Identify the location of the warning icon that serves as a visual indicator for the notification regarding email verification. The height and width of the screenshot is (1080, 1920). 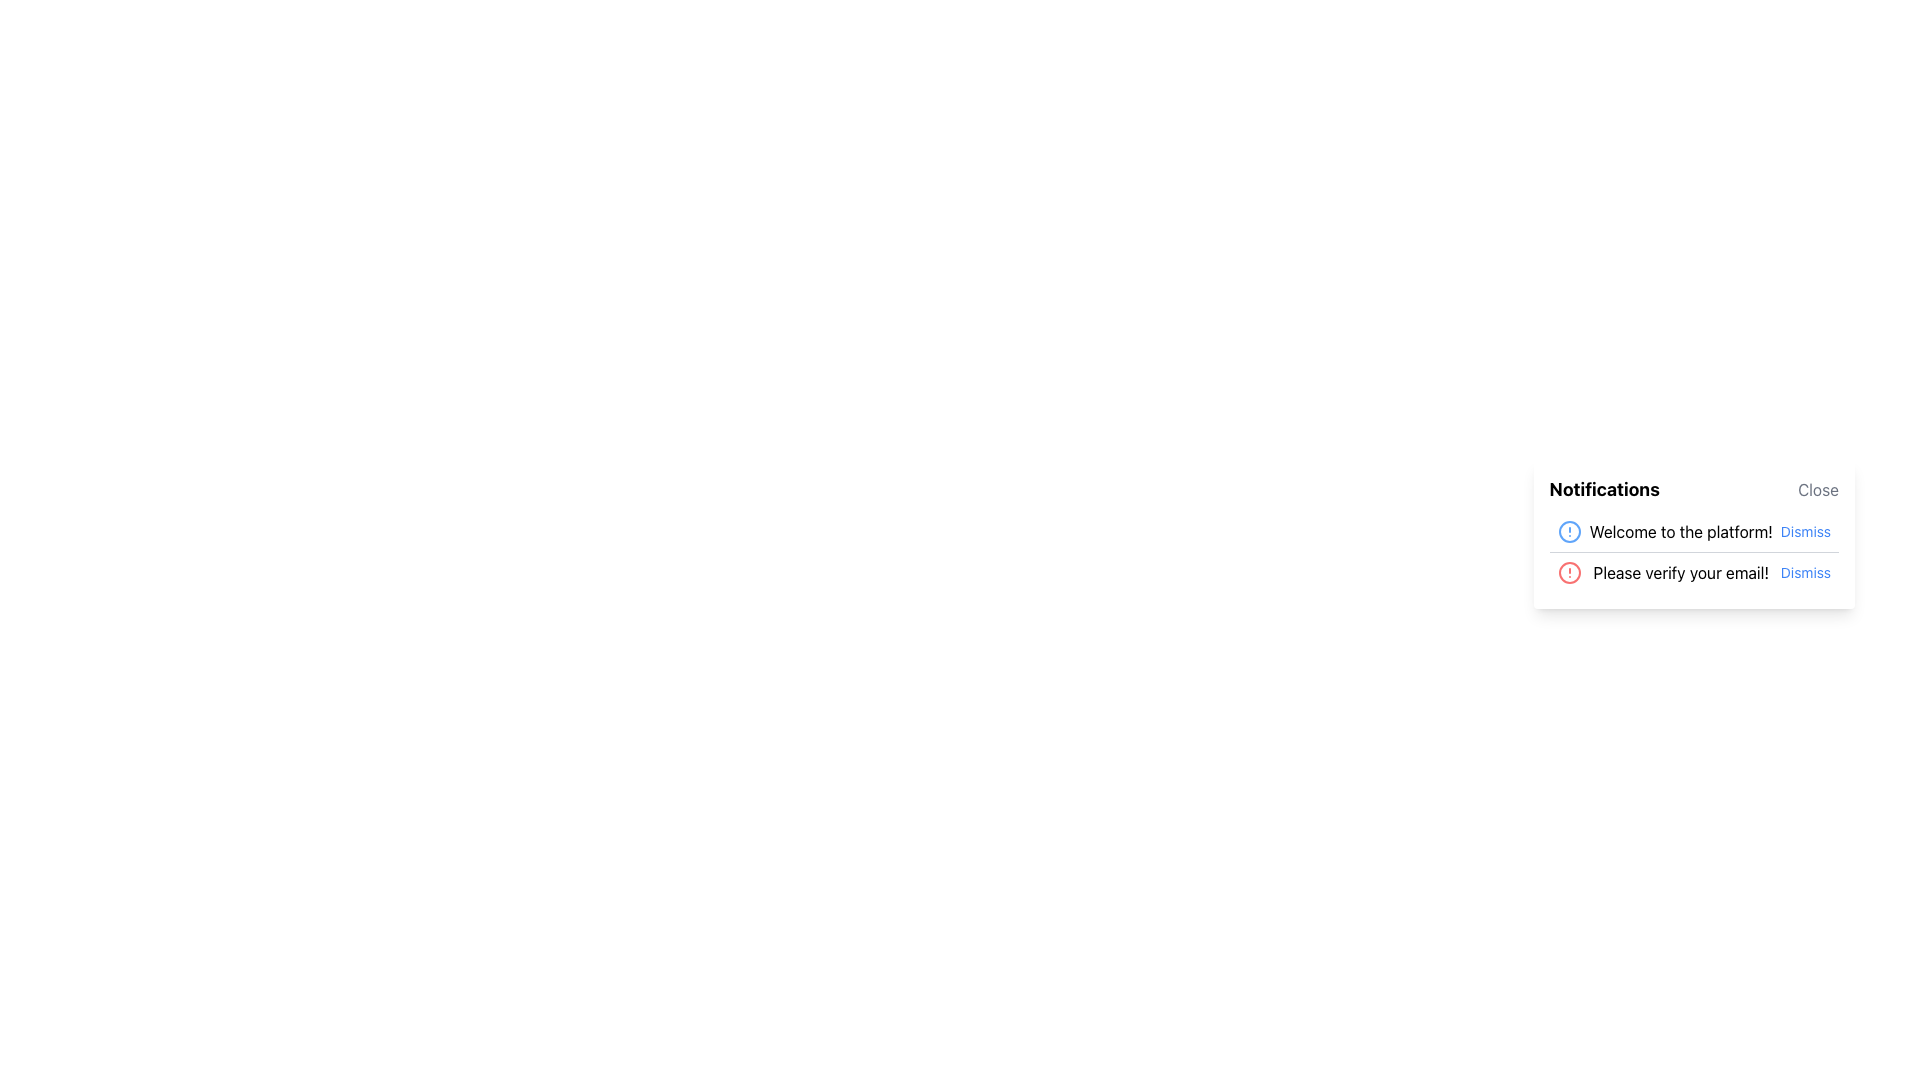
(1568, 573).